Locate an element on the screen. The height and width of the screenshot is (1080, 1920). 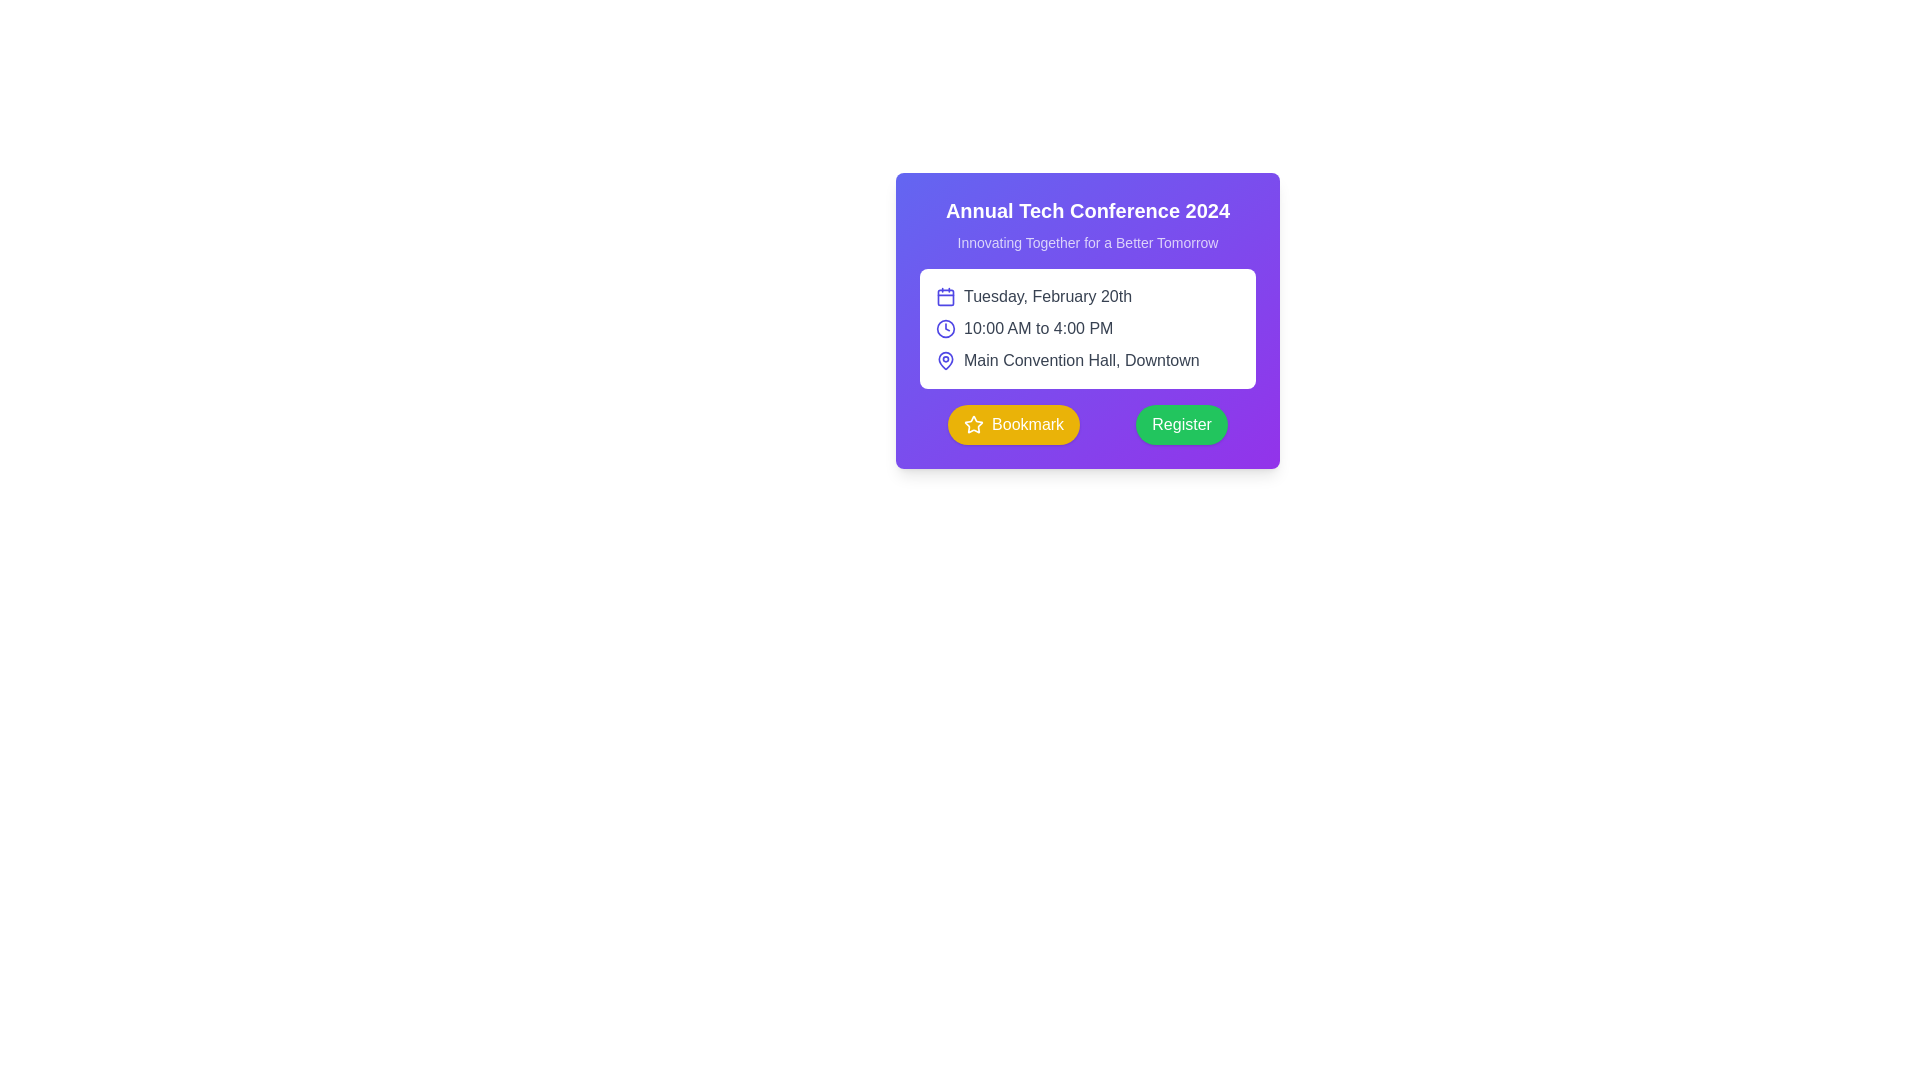
the 'Bookmark' button which displays white text on a yellow background and includes a star icon, located in the bottom-left area of a purple card UI for the 'Annual Tech Conference 2024' is located at coordinates (1028, 423).